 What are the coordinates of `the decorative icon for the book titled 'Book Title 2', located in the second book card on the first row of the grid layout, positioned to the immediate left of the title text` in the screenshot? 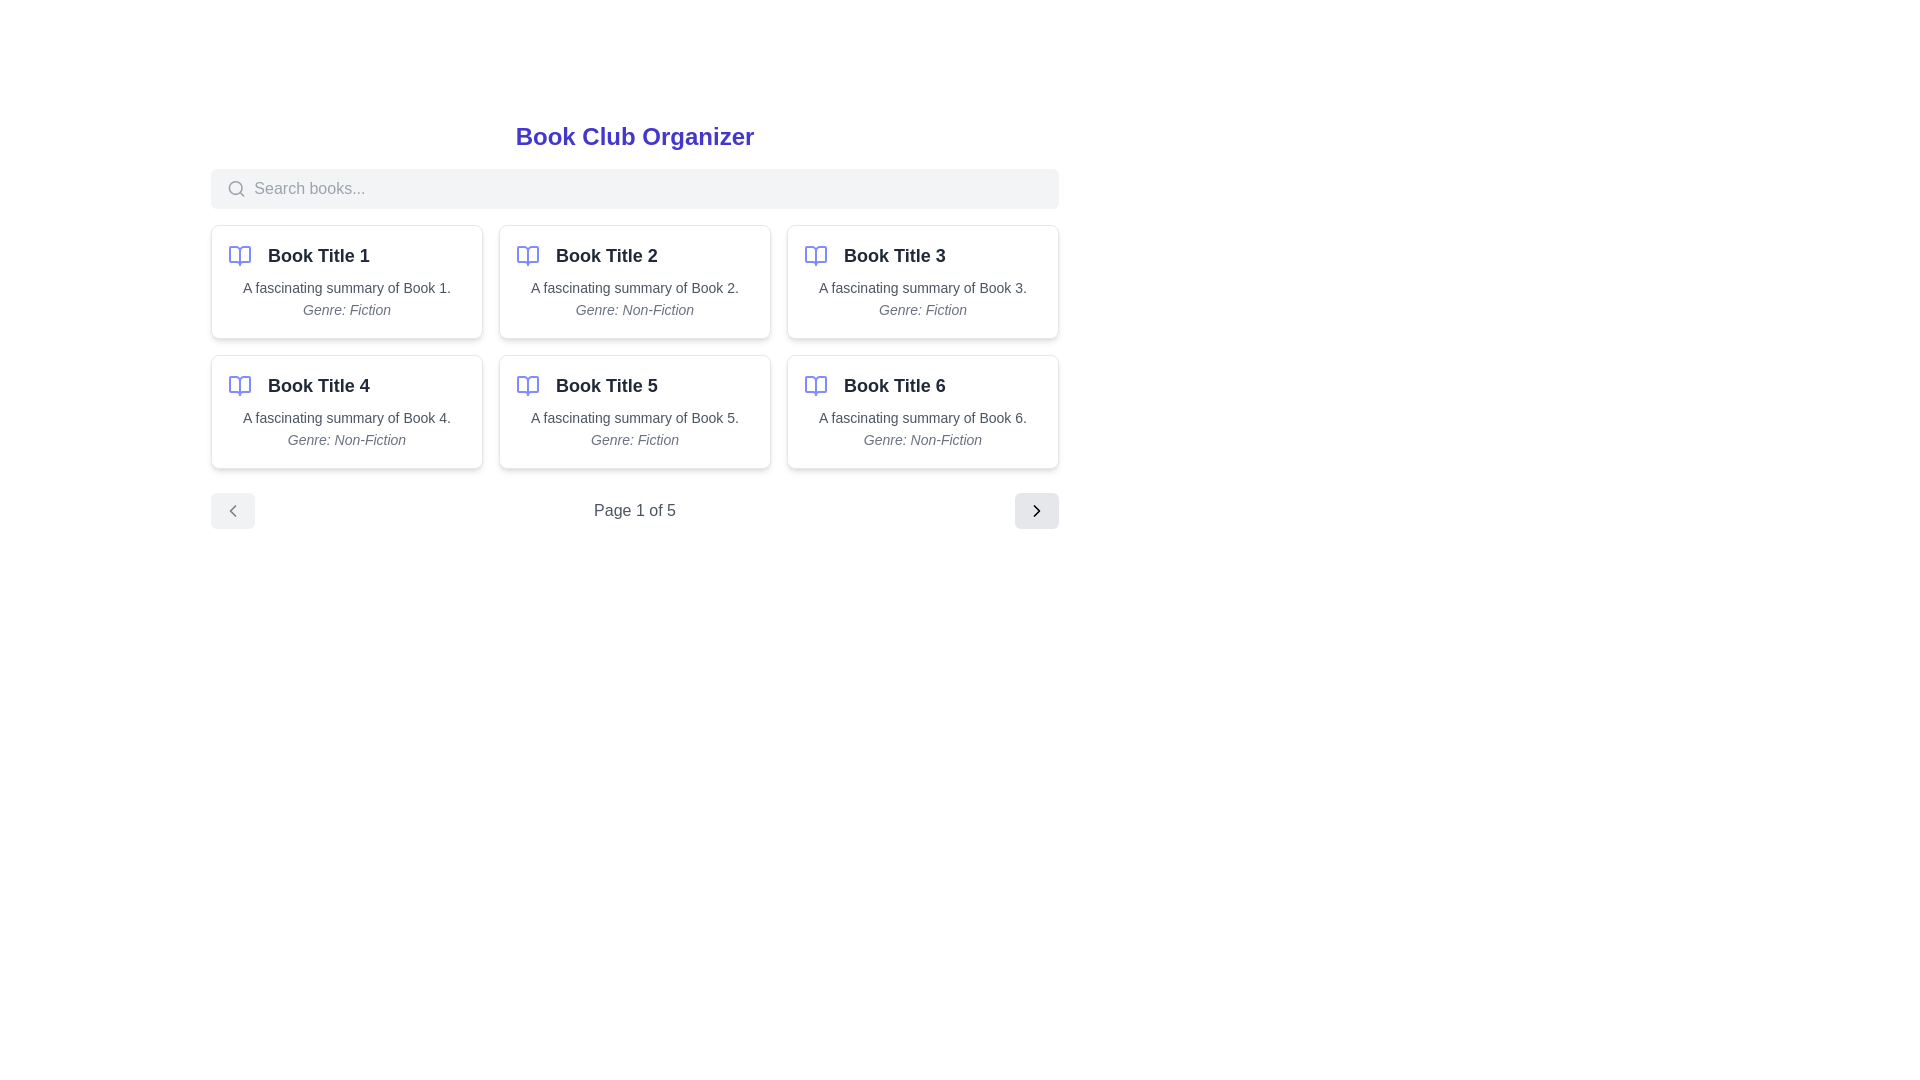 It's located at (528, 254).